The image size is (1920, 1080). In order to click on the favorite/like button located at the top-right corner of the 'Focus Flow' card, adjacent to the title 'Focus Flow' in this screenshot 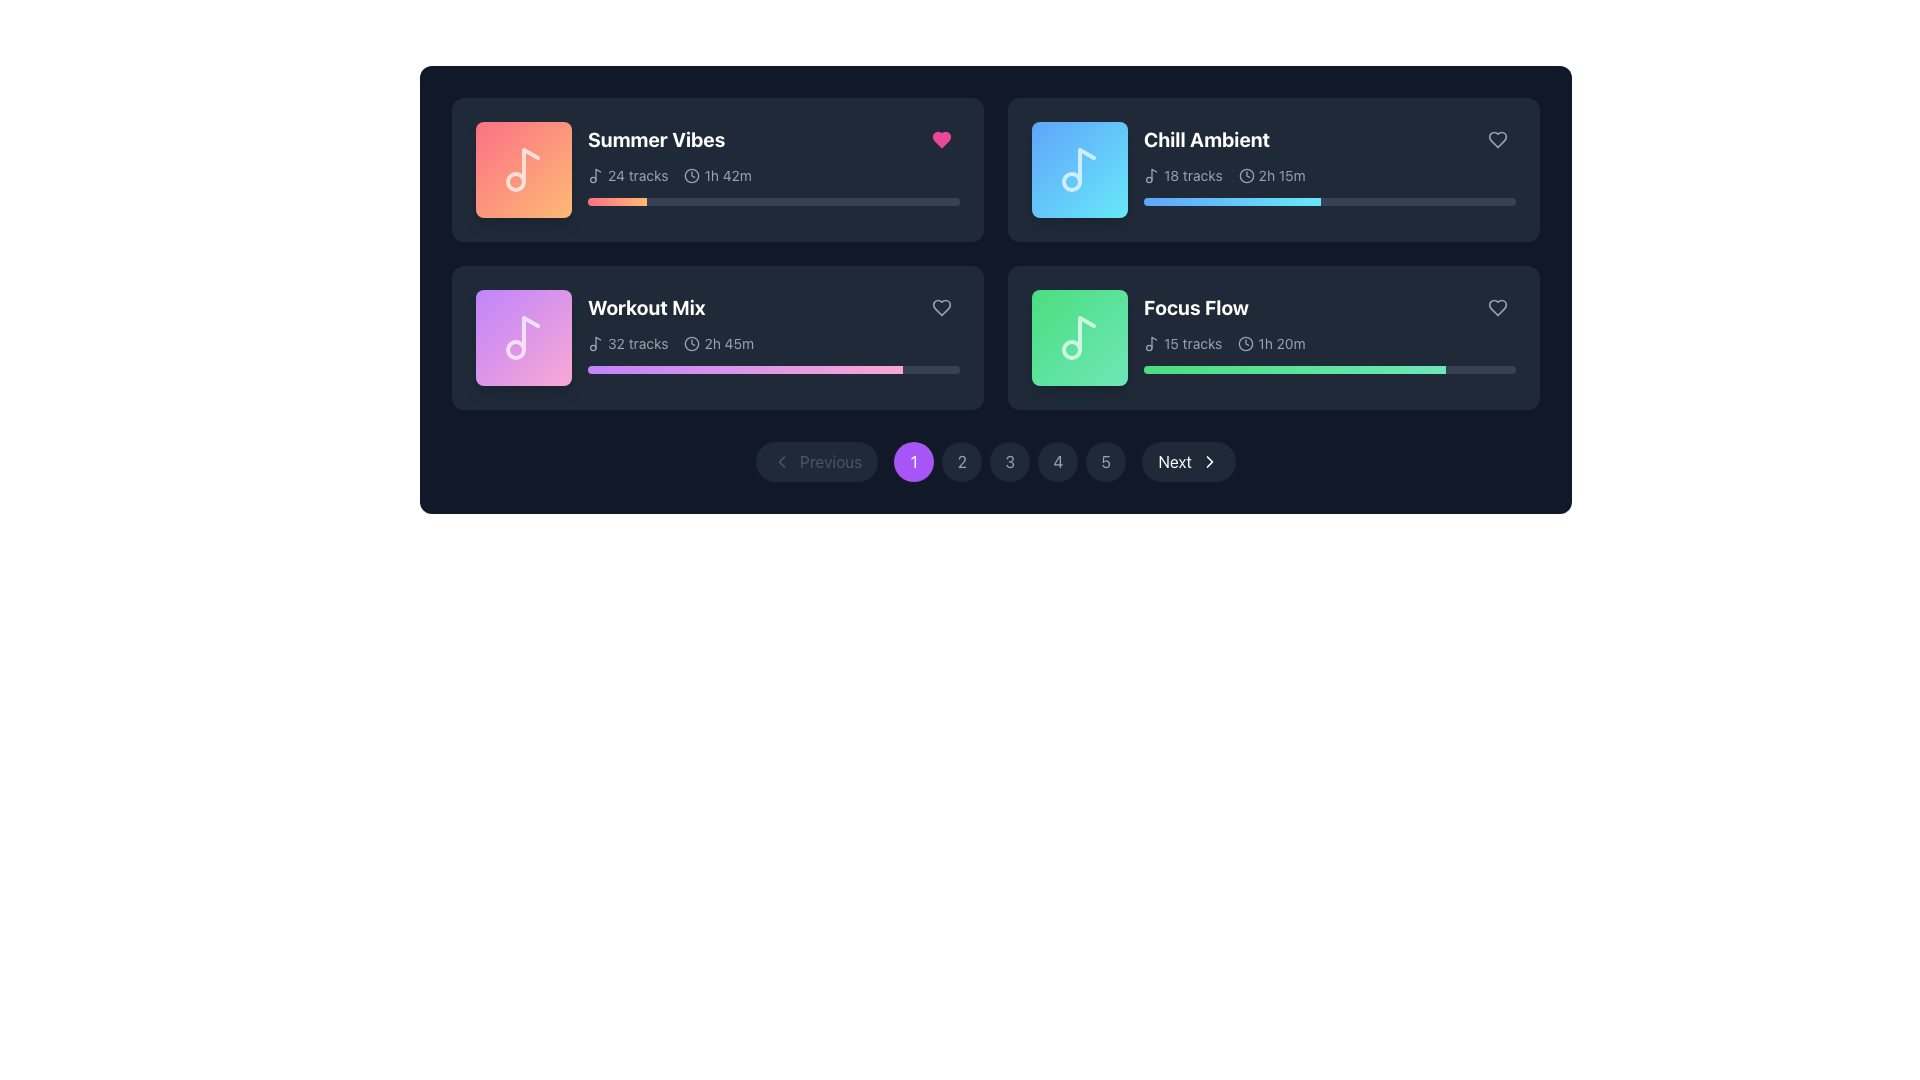, I will do `click(1497, 308)`.